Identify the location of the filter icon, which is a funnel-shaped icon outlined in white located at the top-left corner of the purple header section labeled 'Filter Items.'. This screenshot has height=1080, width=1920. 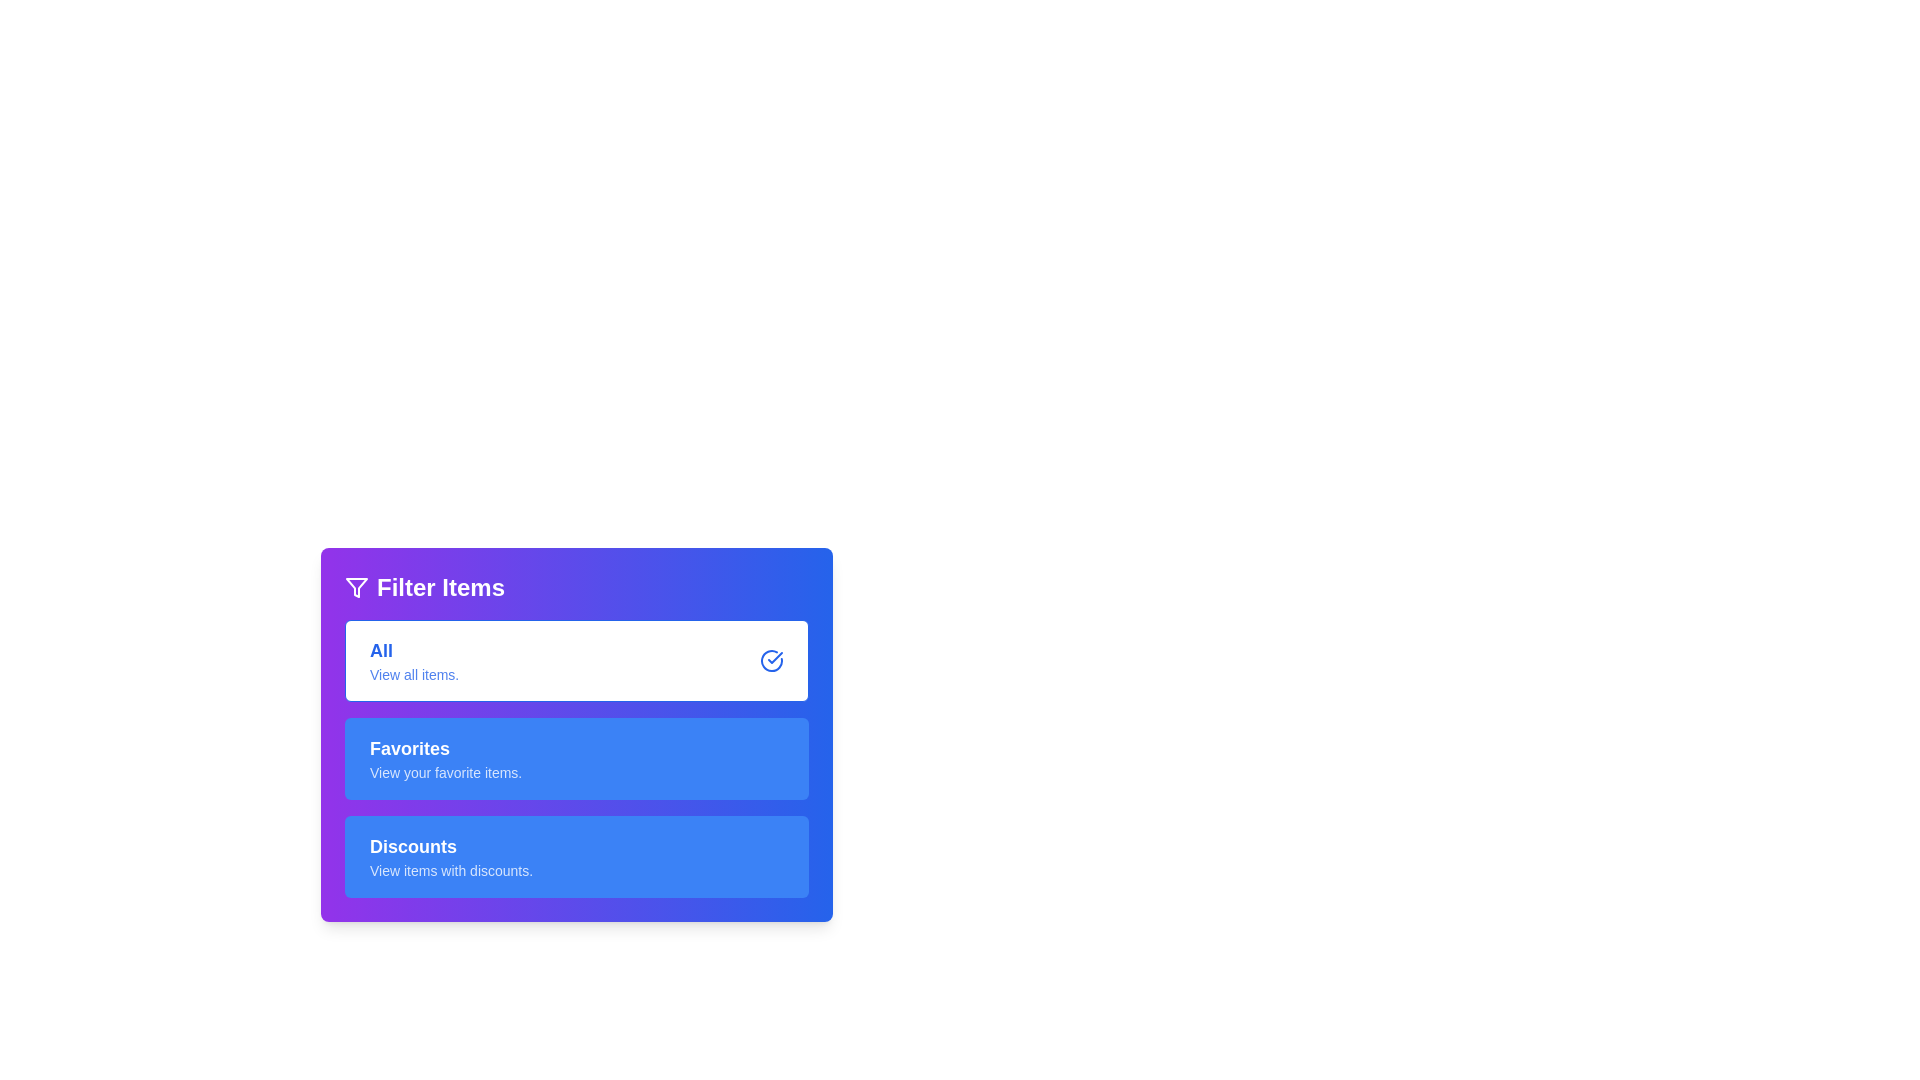
(356, 586).